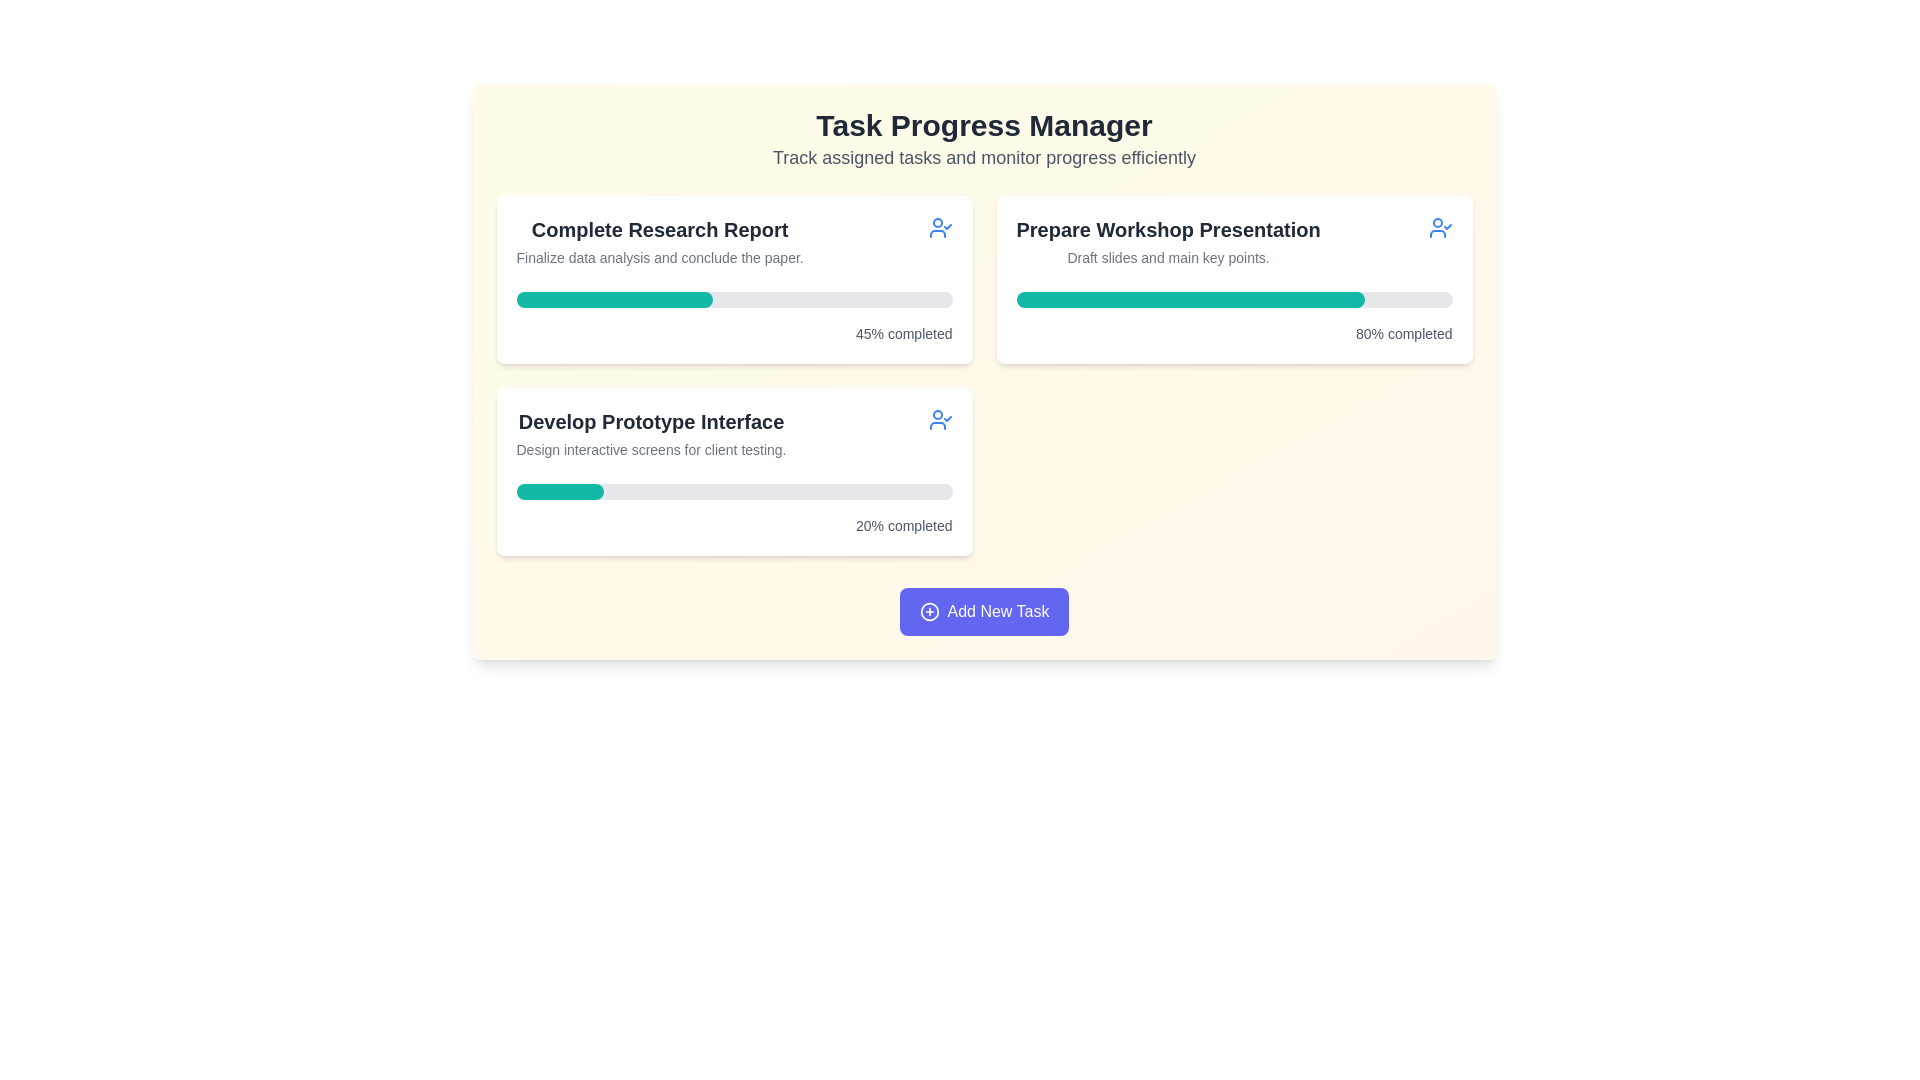 The height and width of the screenshot is (1080, 1920). I want to click on the blue user icon with a checkmark symbol in the top-right corner of the 'Develop Prototype Interface' task card for information, so click(939, 419).